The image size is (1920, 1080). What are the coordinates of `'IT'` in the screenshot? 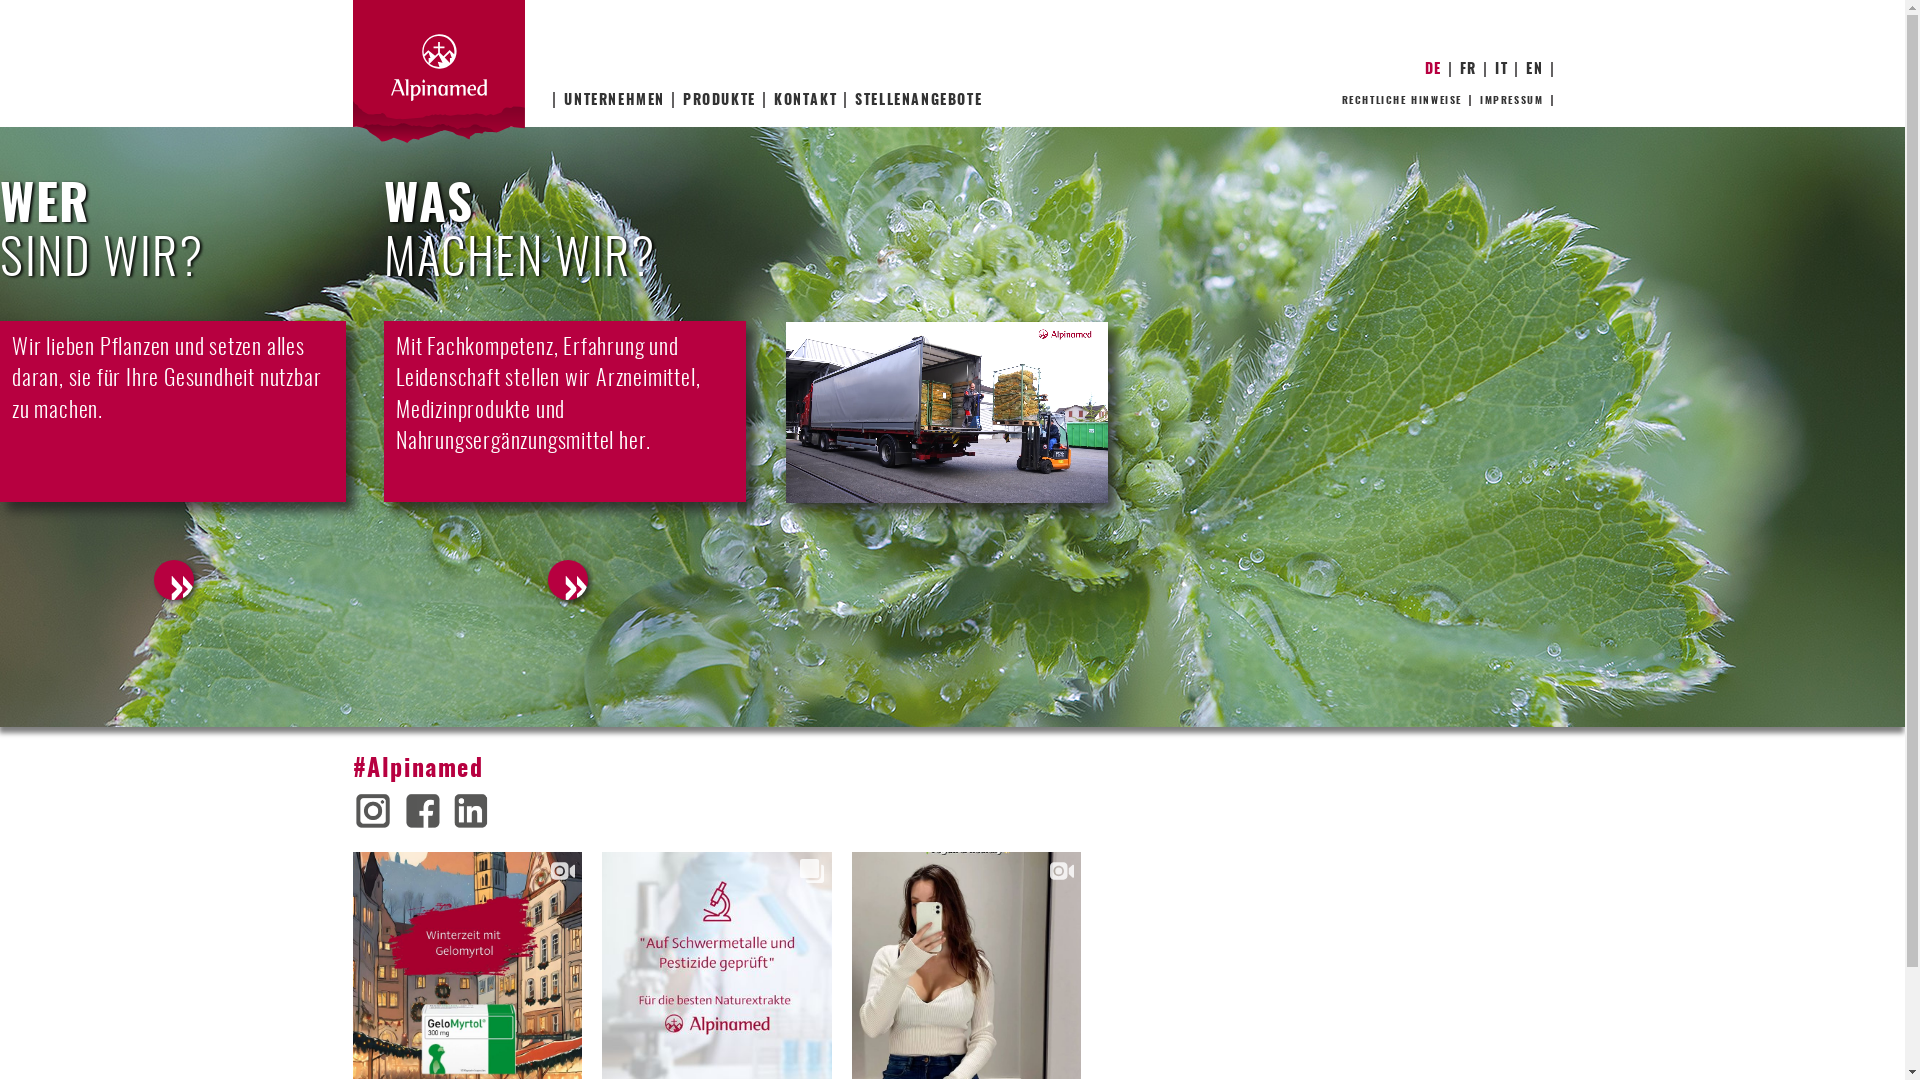 It's located at (1501, 68).